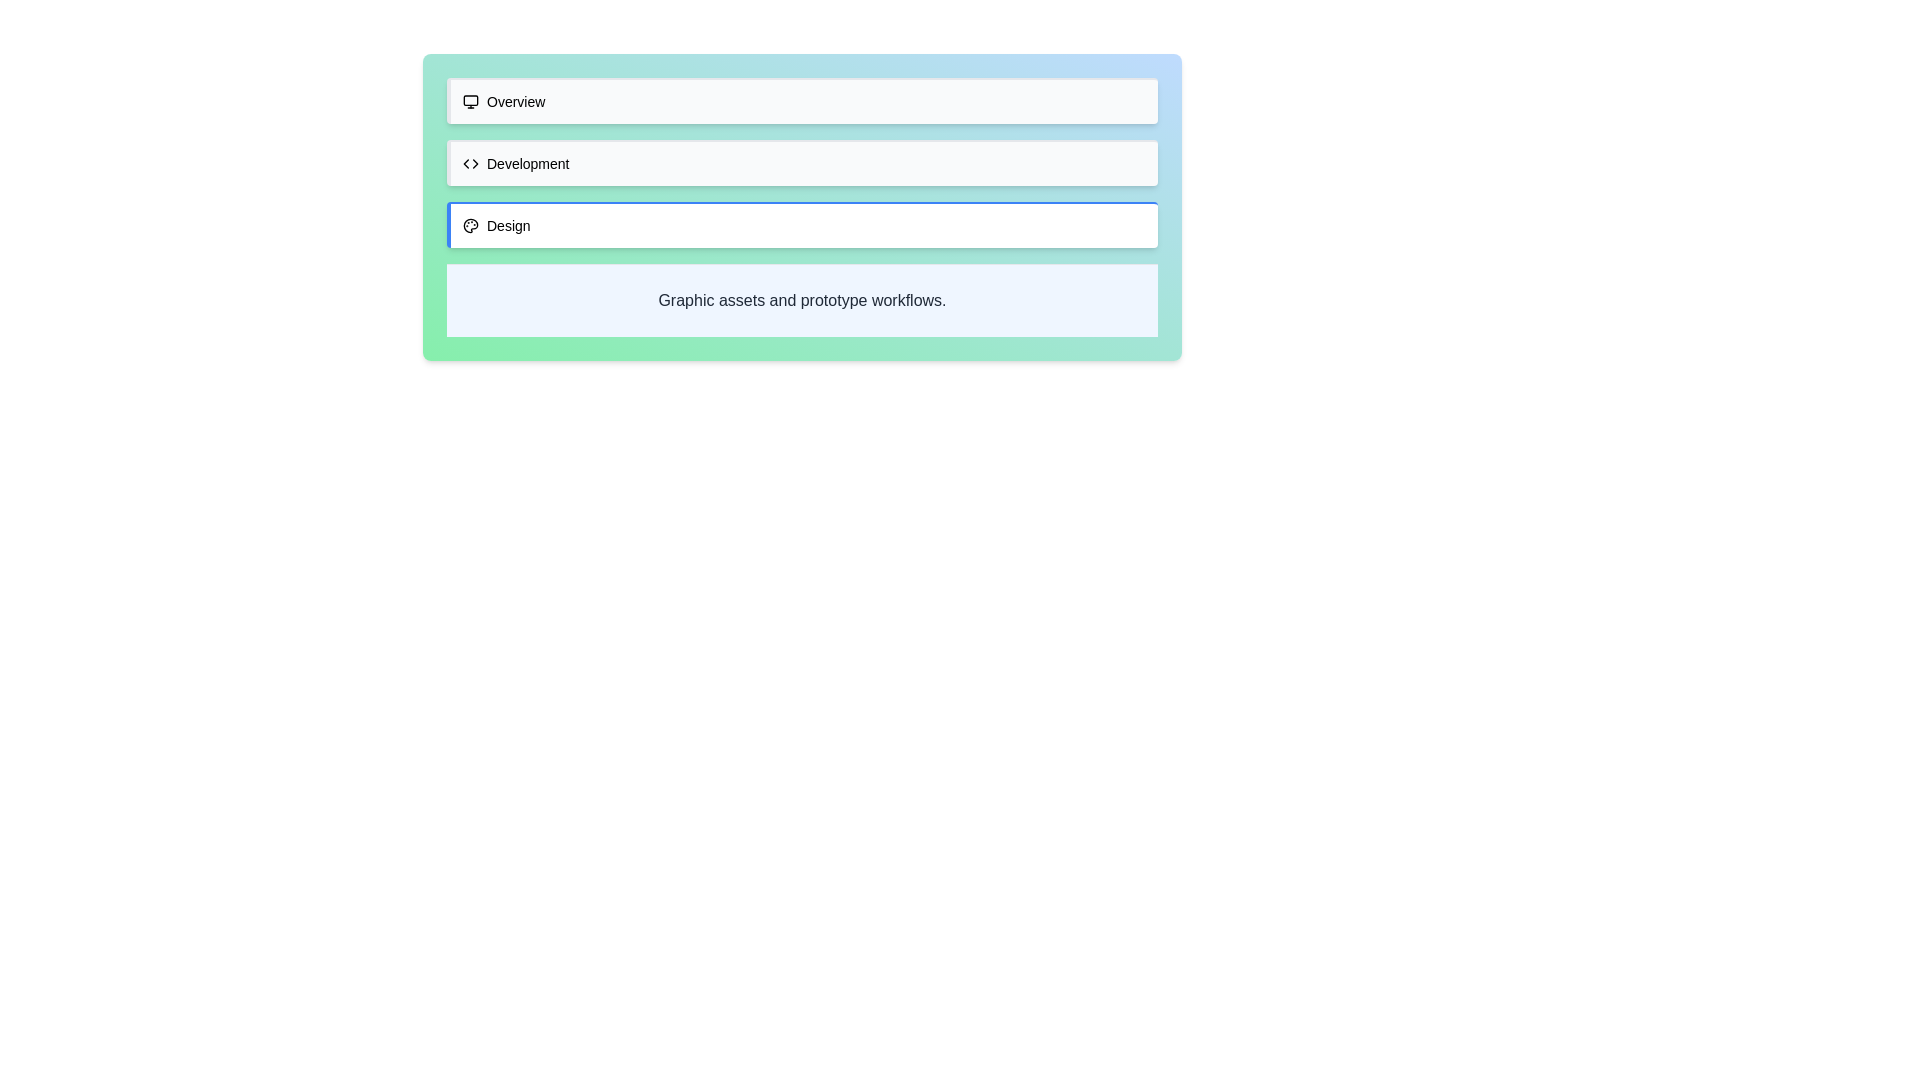  Describe the element at coordinates (802, 161) in the screenshot. I see `the tab labeled Development to see its hover effect` at that location.